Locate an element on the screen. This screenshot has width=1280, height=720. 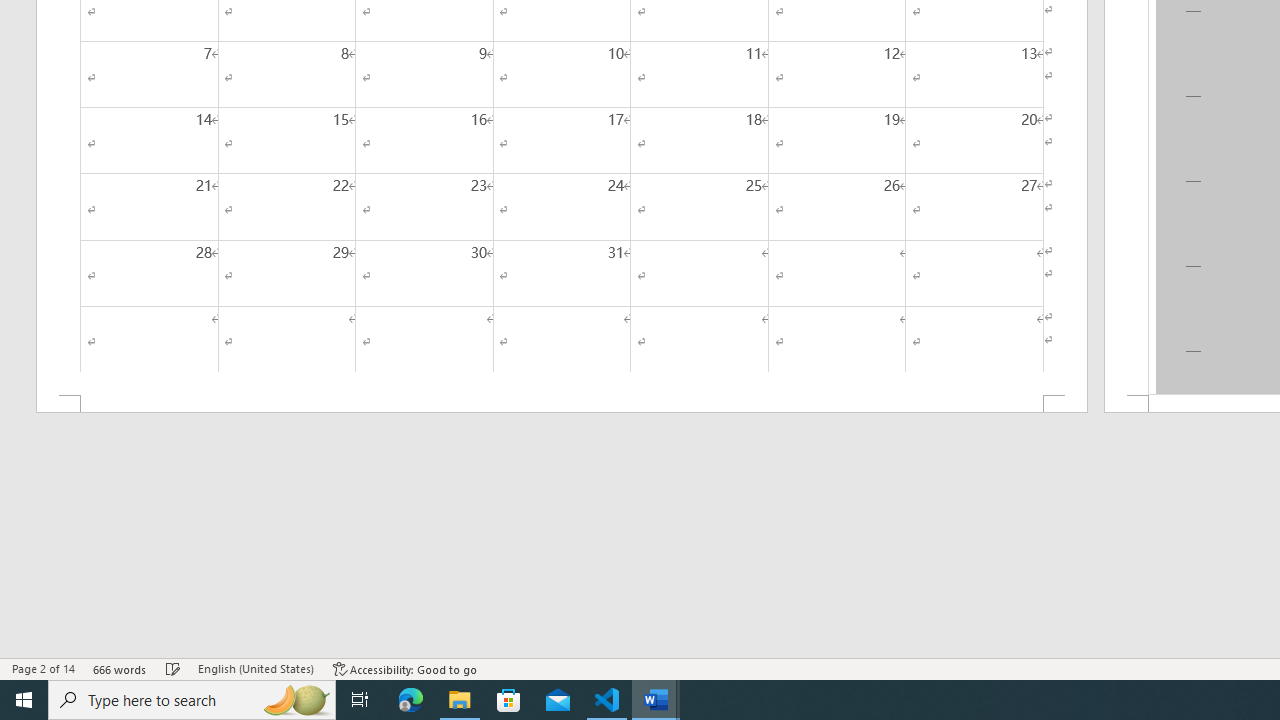
'Page Number Page 2 of 14' is located at coordinates (43, 669).